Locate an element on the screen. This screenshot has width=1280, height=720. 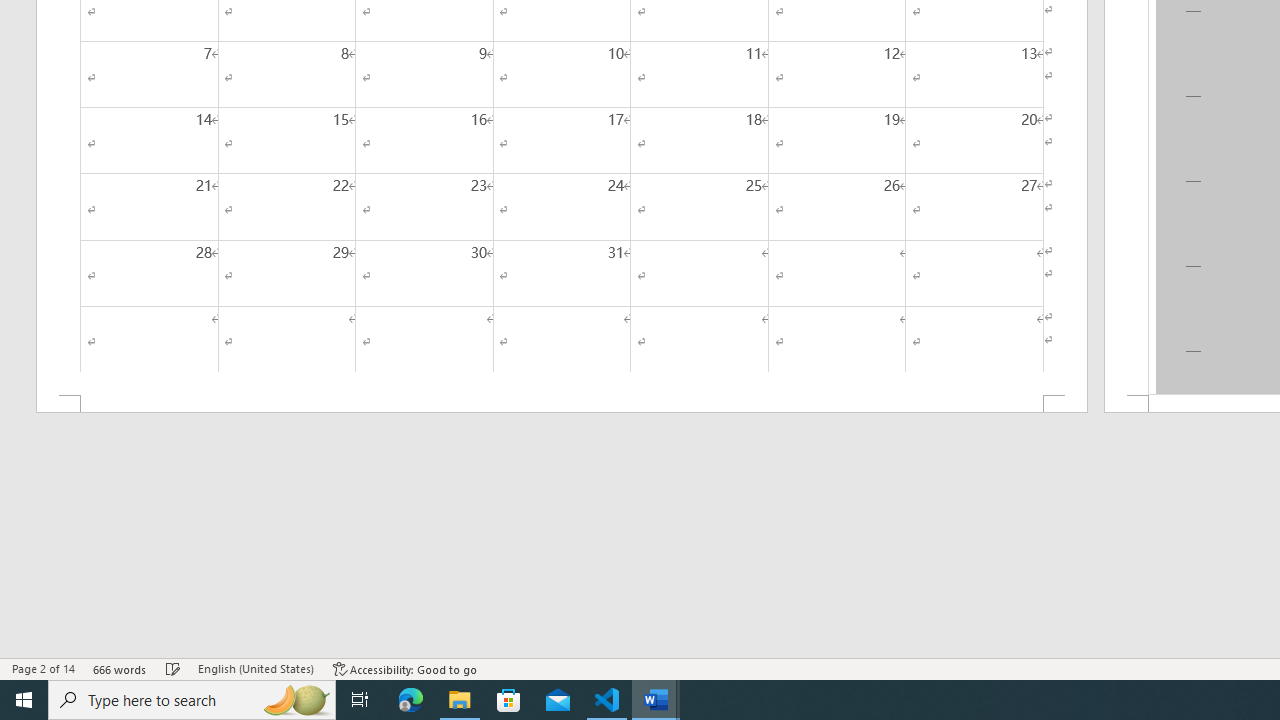
'Page Number Page 2 of 14' is located at coordinates (43, 669).